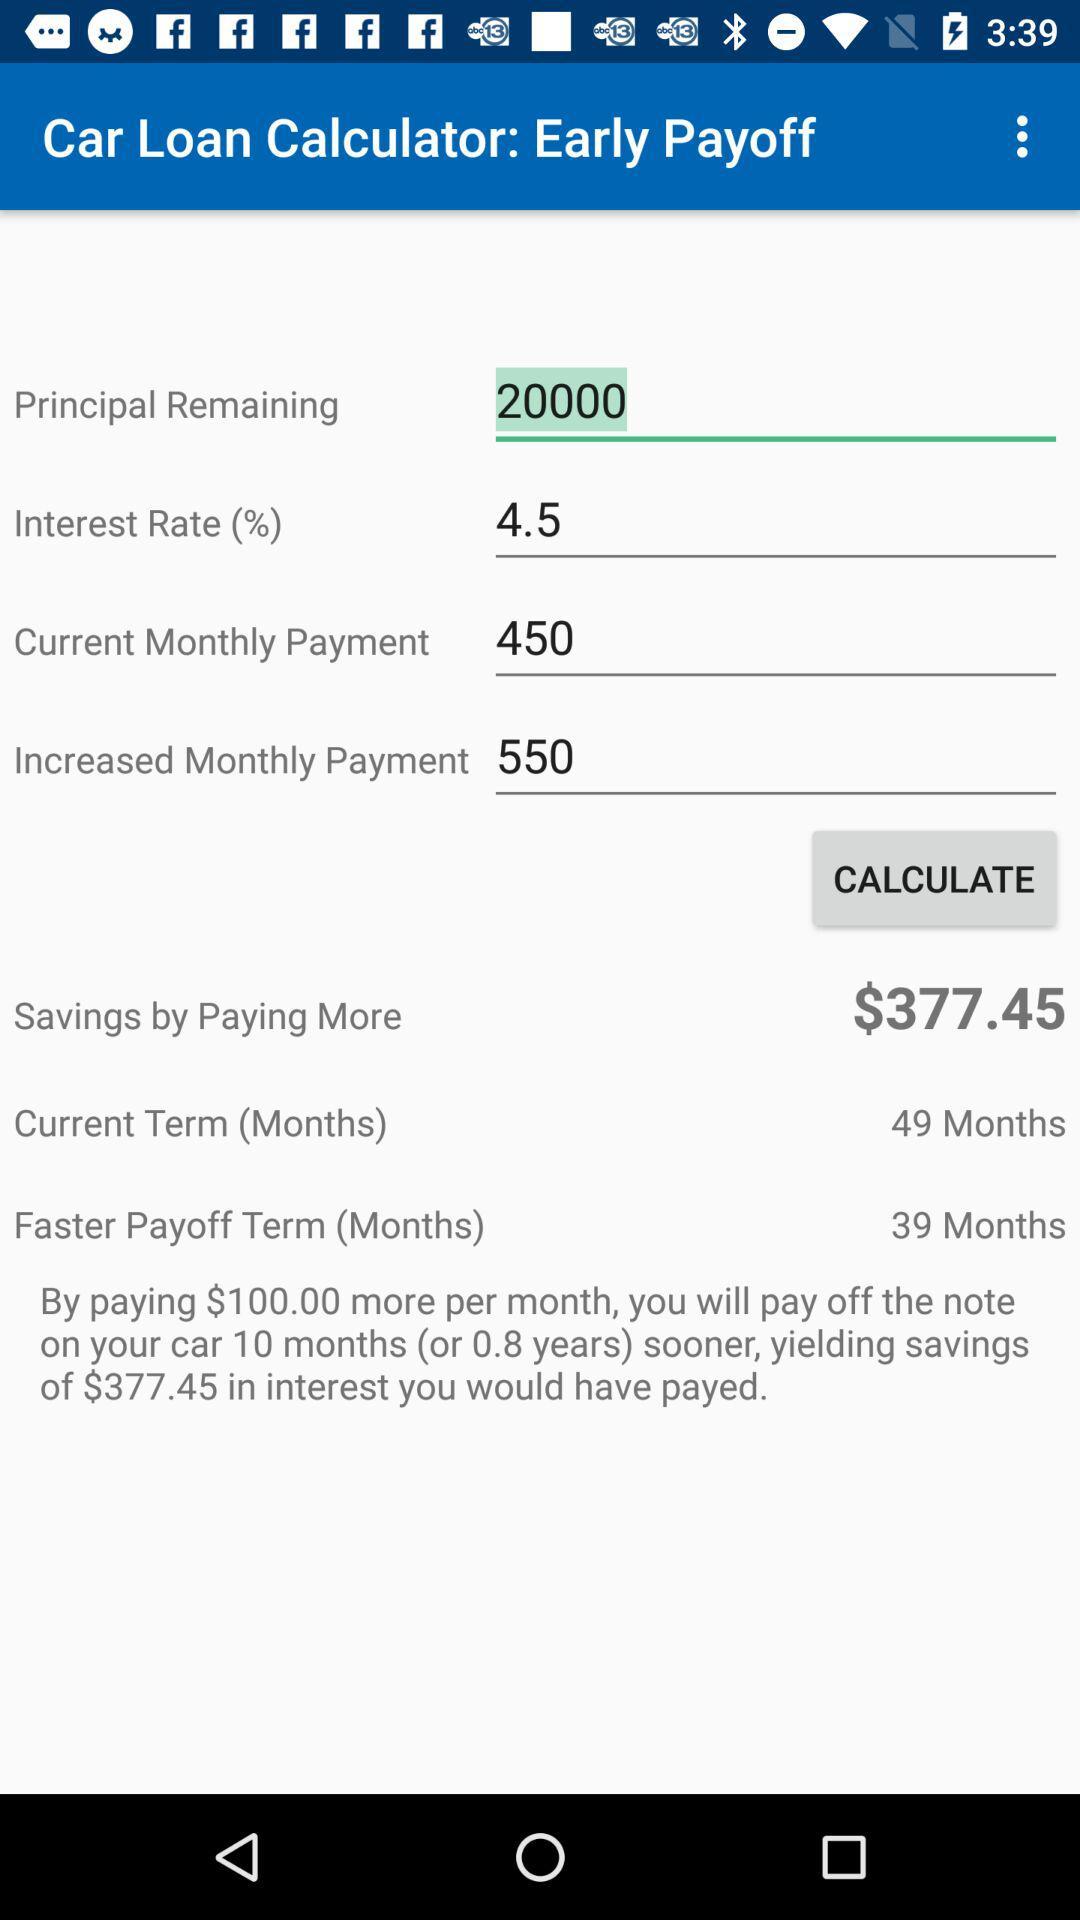 Image resolution: width=1080 pixels, height=1920 pixels. What do you see at coordinates (774, 636) in the screenshot?
I see `the icon to the right of the current monthly payment icon` at bounding box center [774, 636].